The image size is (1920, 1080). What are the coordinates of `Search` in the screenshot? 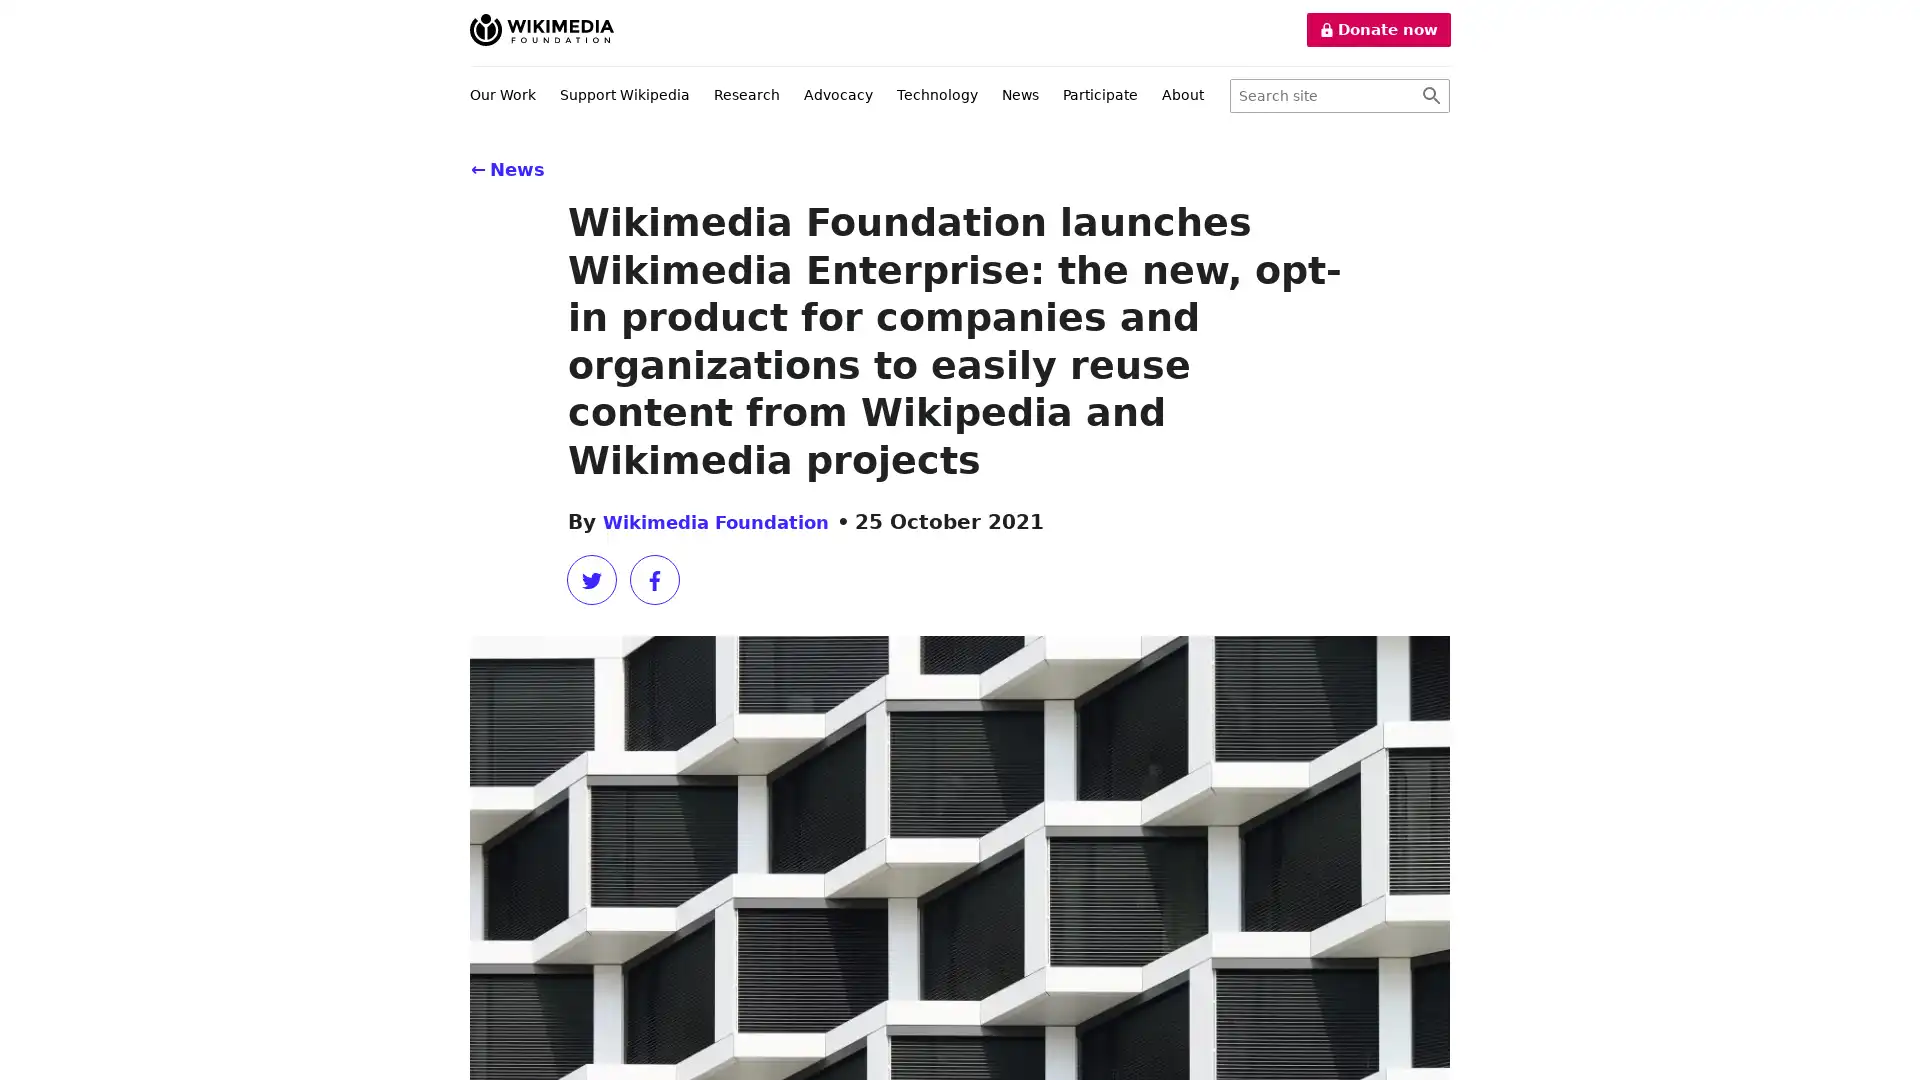 It's located at (1430, 96).